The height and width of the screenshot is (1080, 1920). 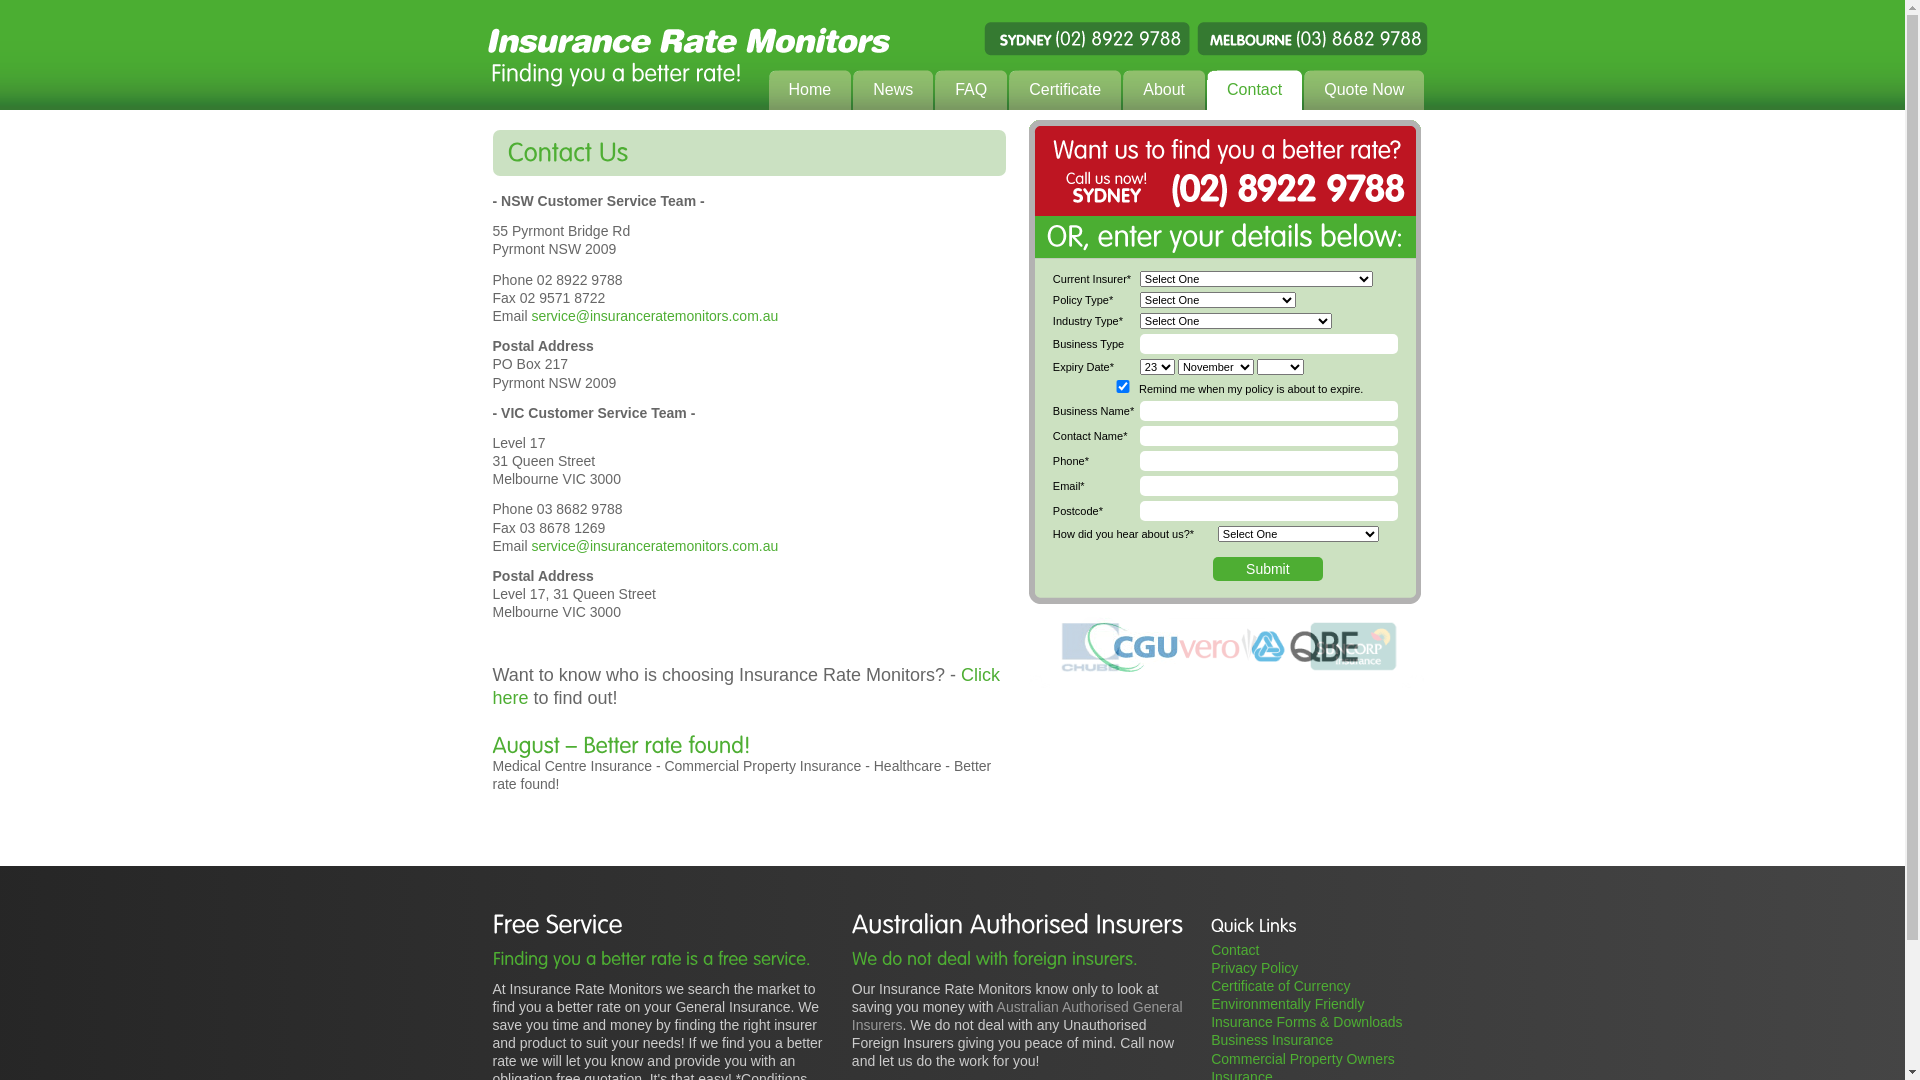 What do you see at coordinates (1306, 1022) in the screenshot?
I see `'Insurance Forms & Downloads'` at bounding box center [1306, 1022].